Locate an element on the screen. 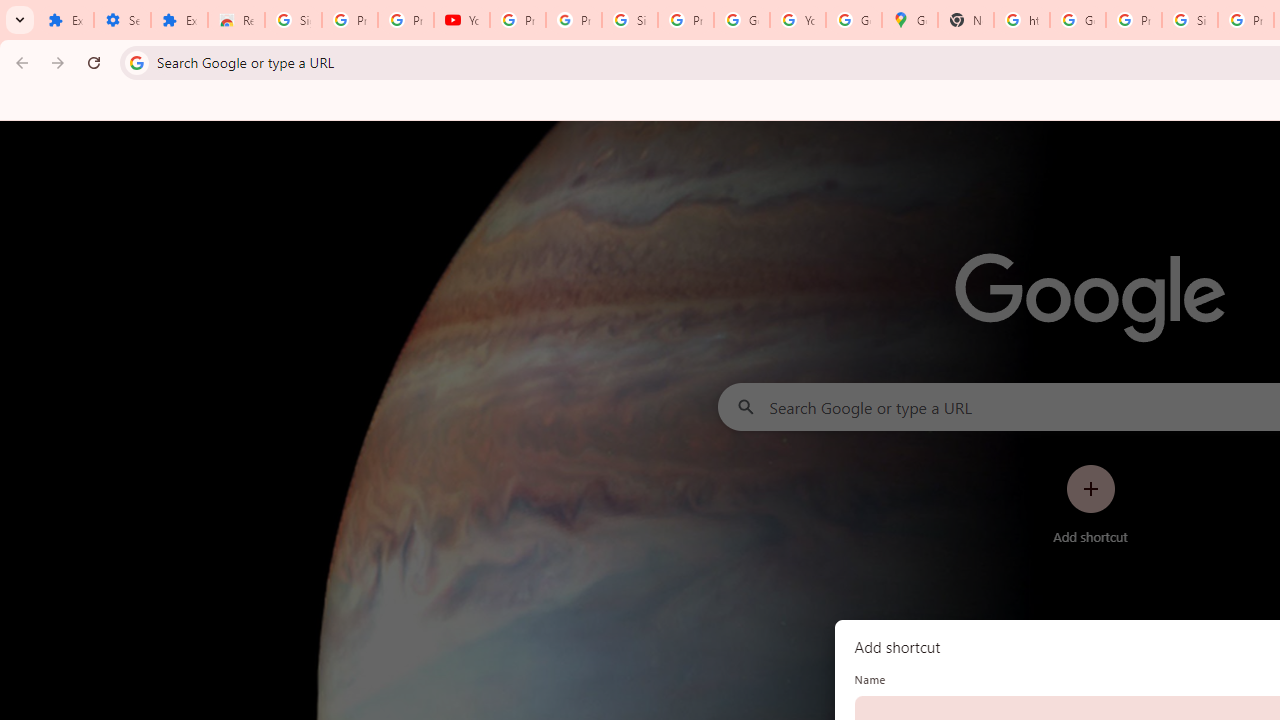 The width and height of the screenshot is (1280, 720). 'YouTube' is located at coordinates (461, 20).